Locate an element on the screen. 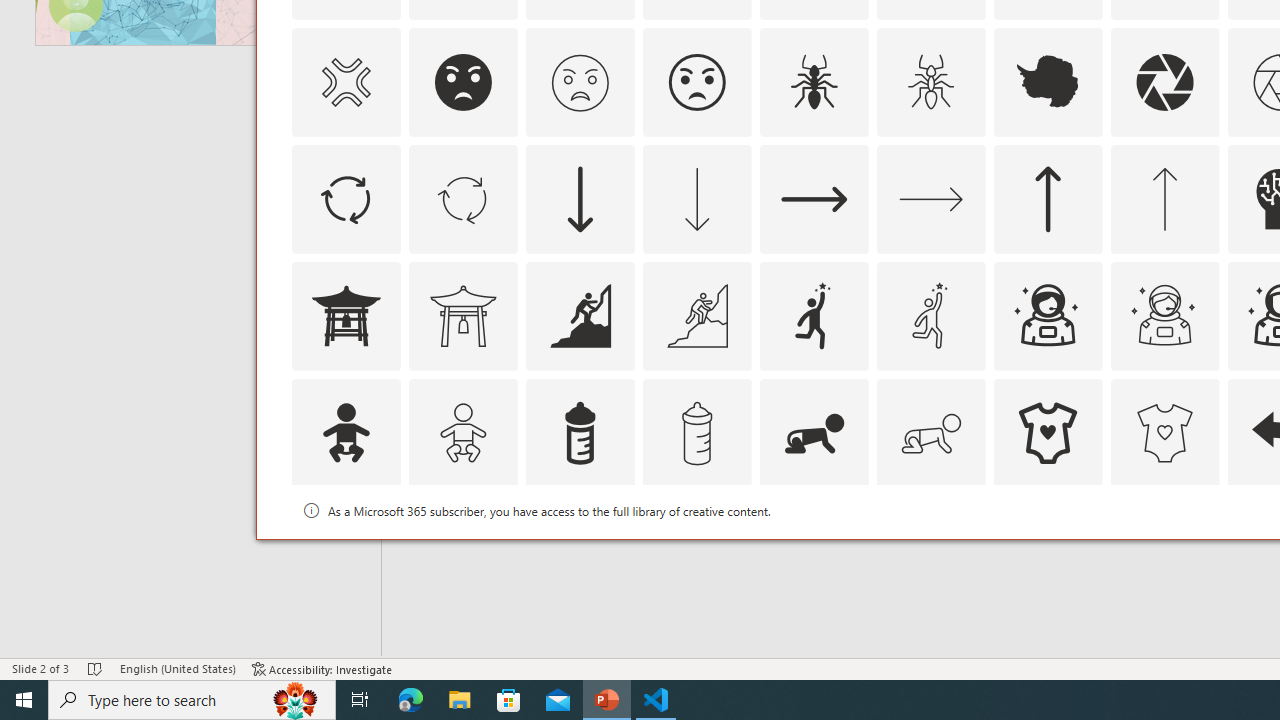  'AutomationID: Icons_BabyBottle' is located at coordinates (578, 431).